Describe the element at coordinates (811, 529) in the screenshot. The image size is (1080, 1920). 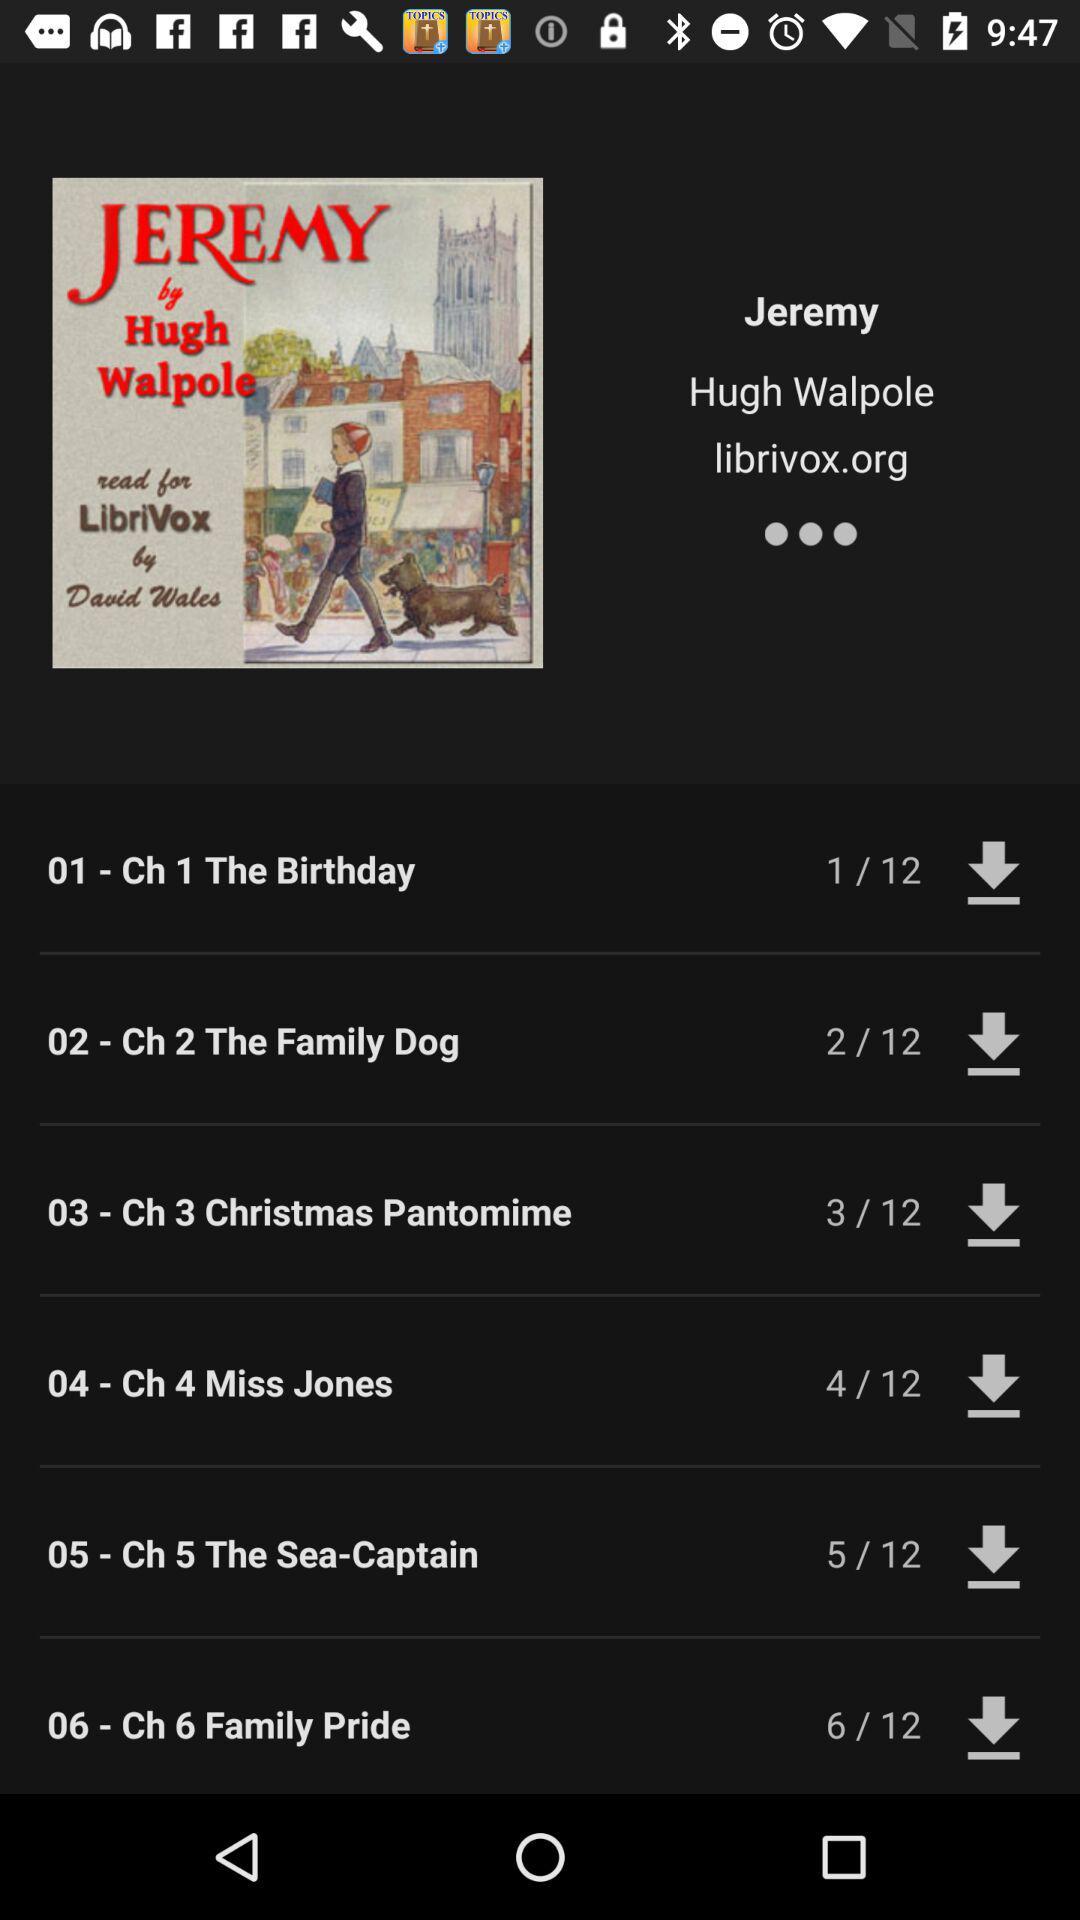
I see `icon below librivox.org icon` at that location.